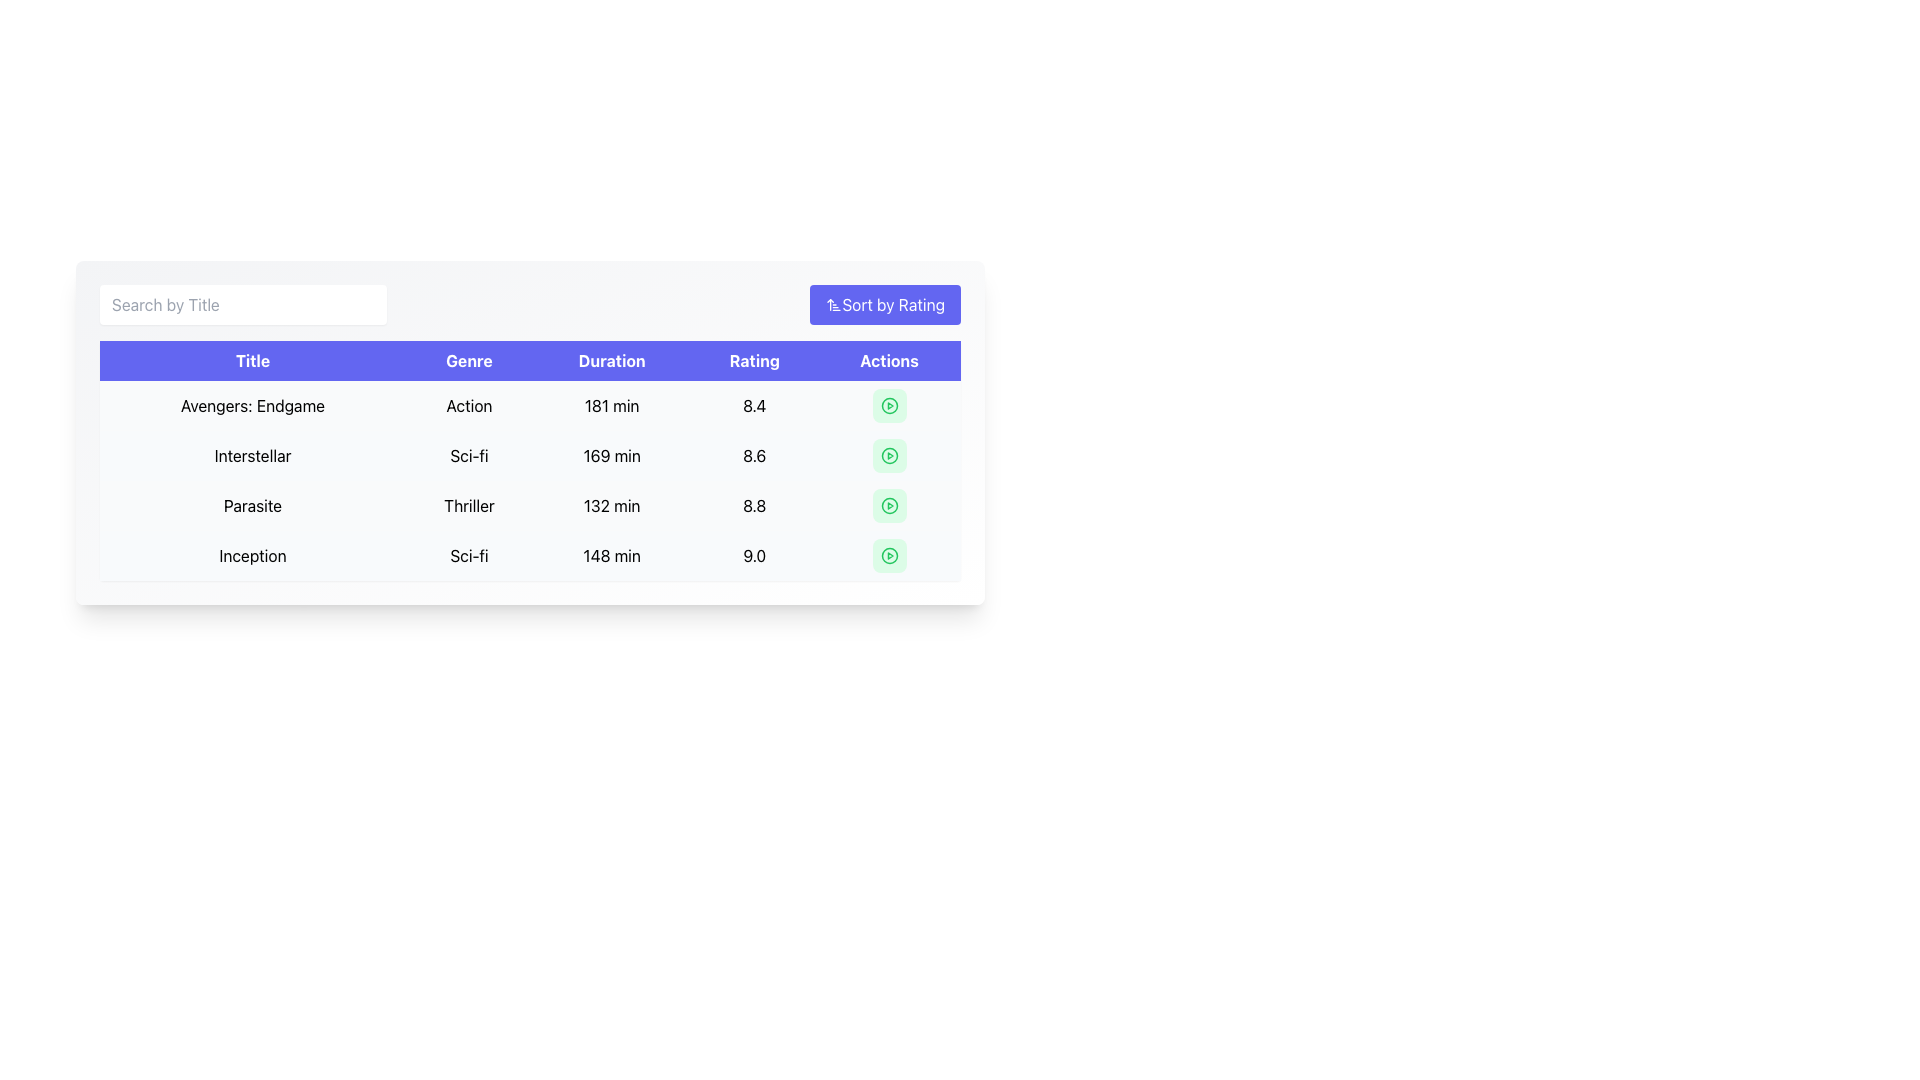 The width and height of the screenshot is (1920, 1080). What do you see at coordinates (888, 555) in the screenshot?
I see `the action button in the last column of the 'Inception' row` at bounding box center [888, 555].